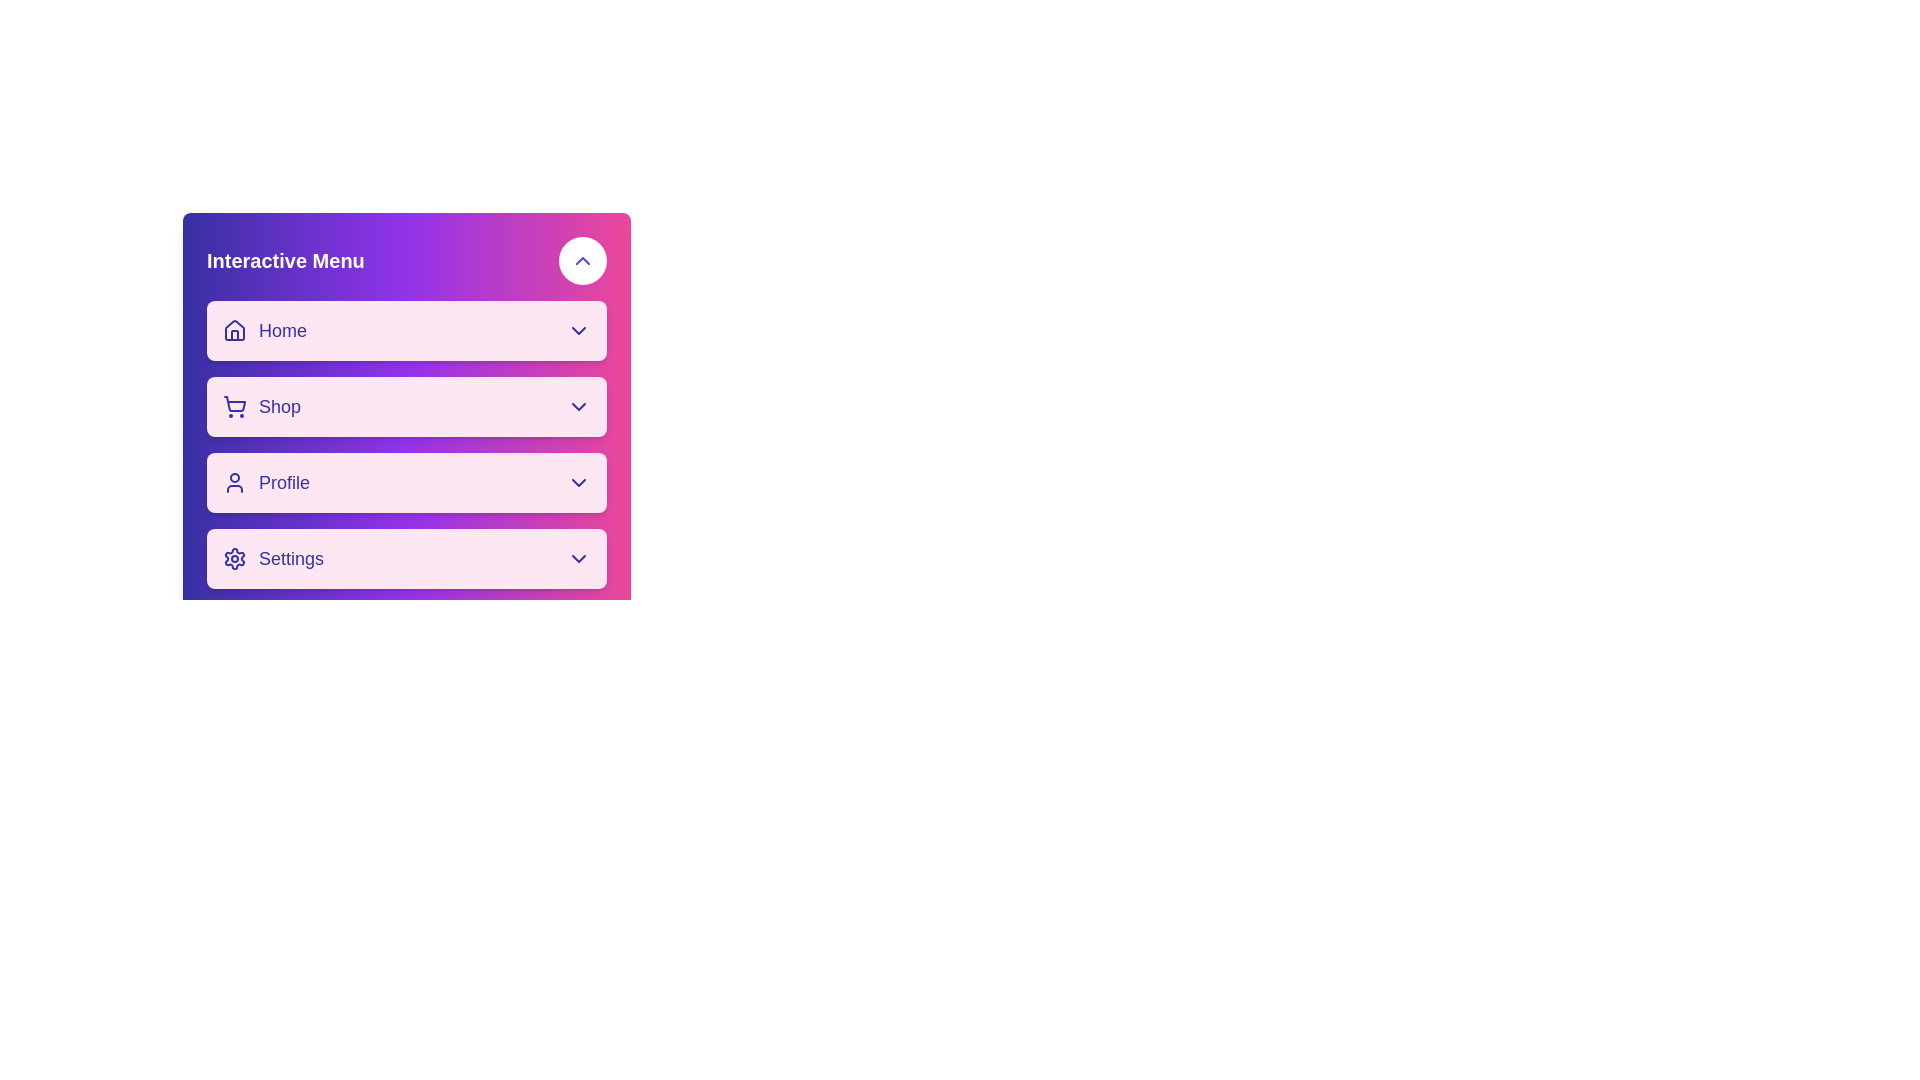 The height and width of the screenshot is (1080, 1920). I want to click on the house icon in the 'Home' menu, so click(235, 330).